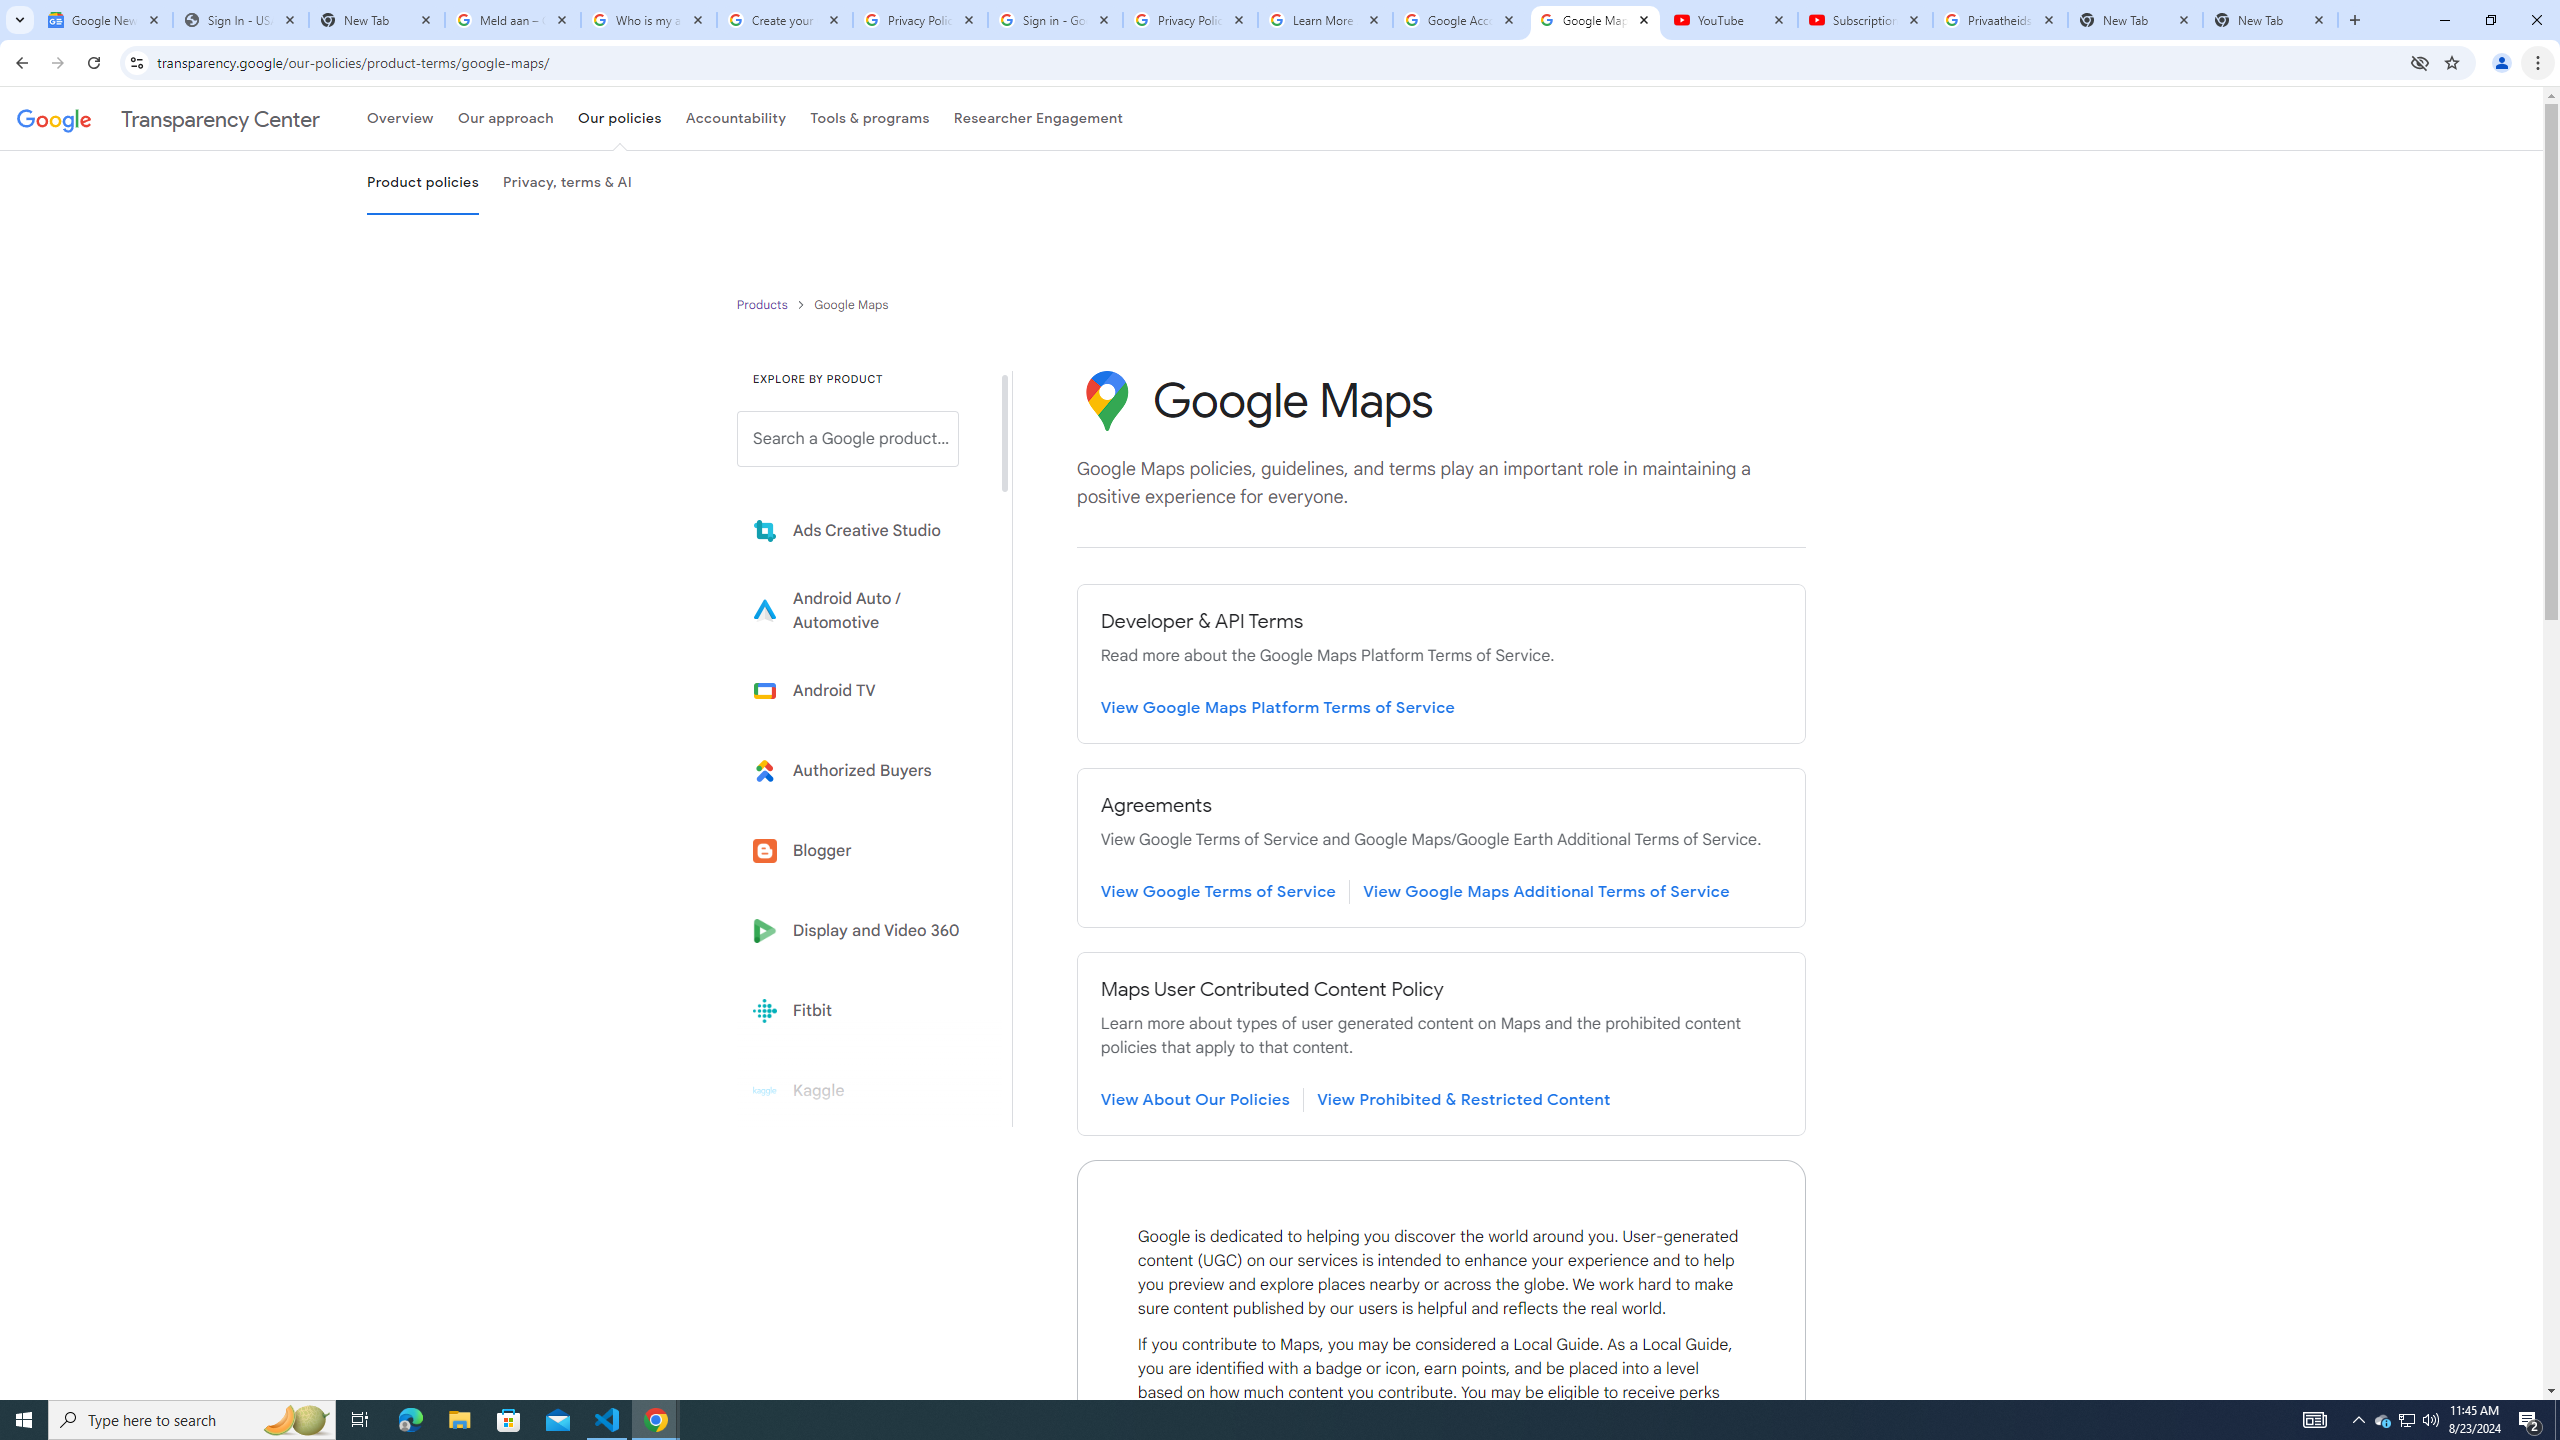 This screenshot has height=1440, width=2560. What do you see at coordinates (1866, 19) in the screenshot?
I see `'Subscriptions - YouTube'` at bounding box center [1866, 19].